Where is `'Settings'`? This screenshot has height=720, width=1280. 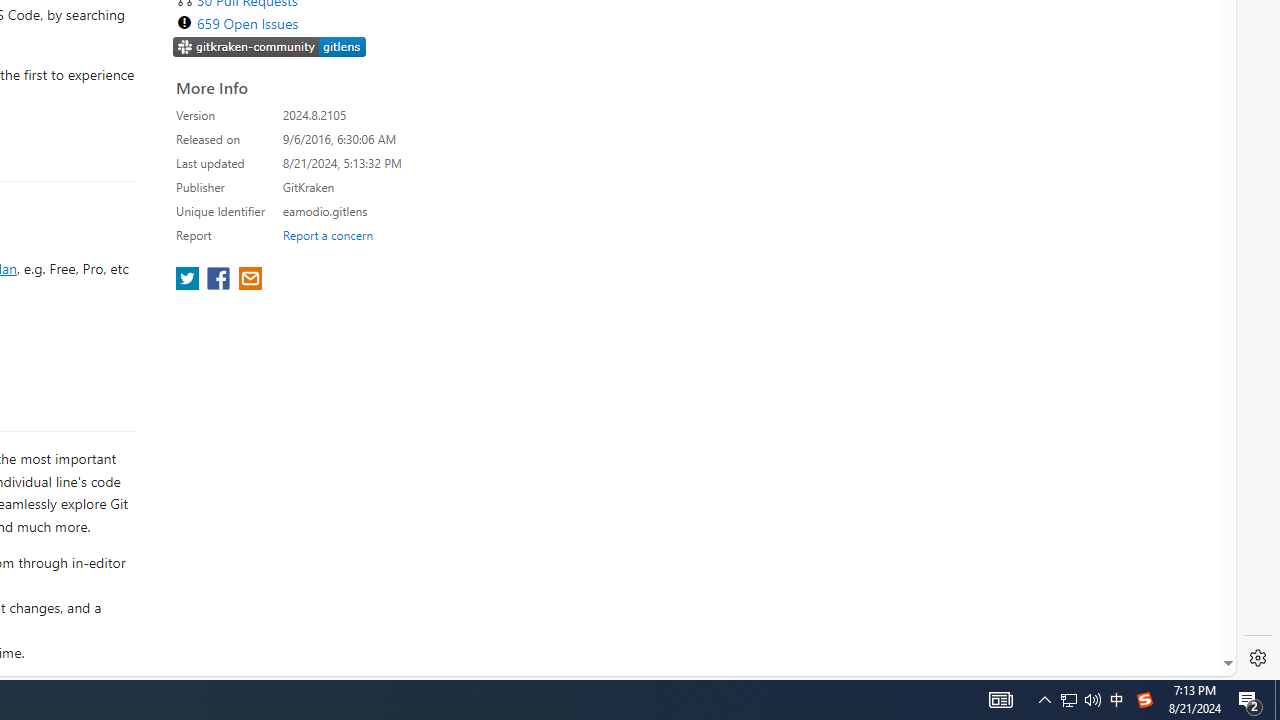 'Settings' is located at coordinates (1257, 658).